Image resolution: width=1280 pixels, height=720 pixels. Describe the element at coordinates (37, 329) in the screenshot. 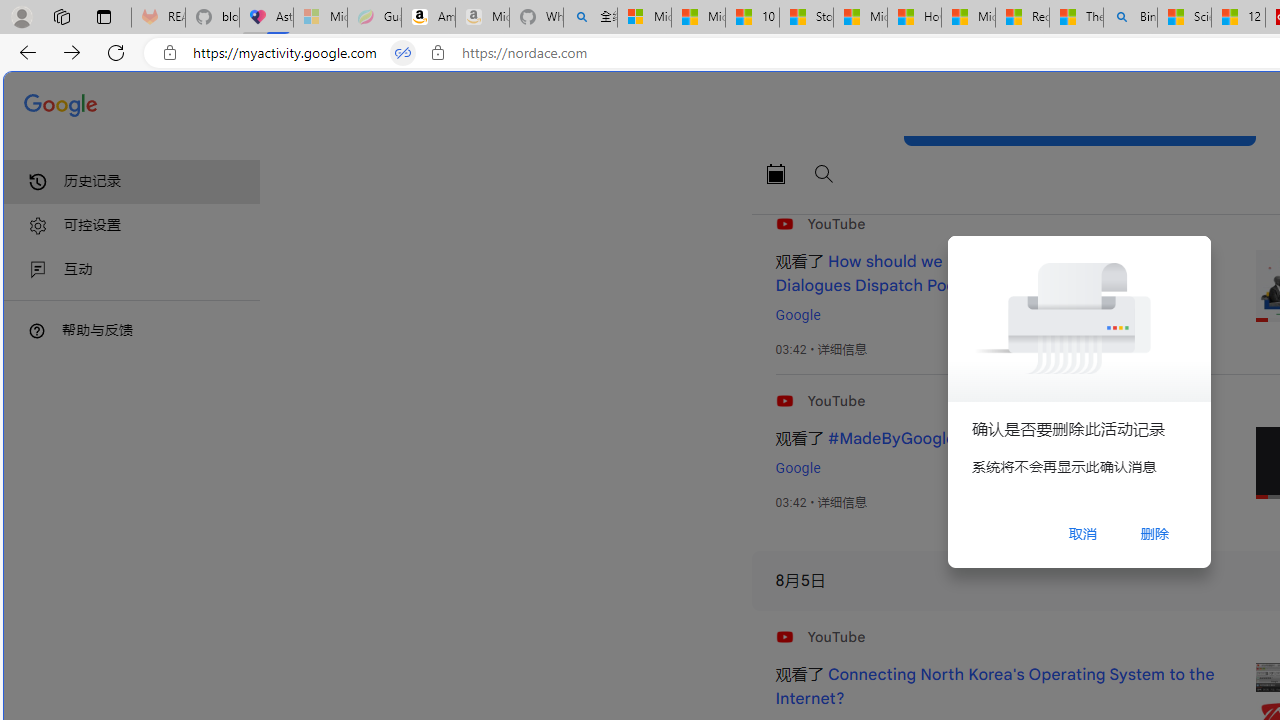

I see `'Class: DTiKkd NMm5M'` at that location.